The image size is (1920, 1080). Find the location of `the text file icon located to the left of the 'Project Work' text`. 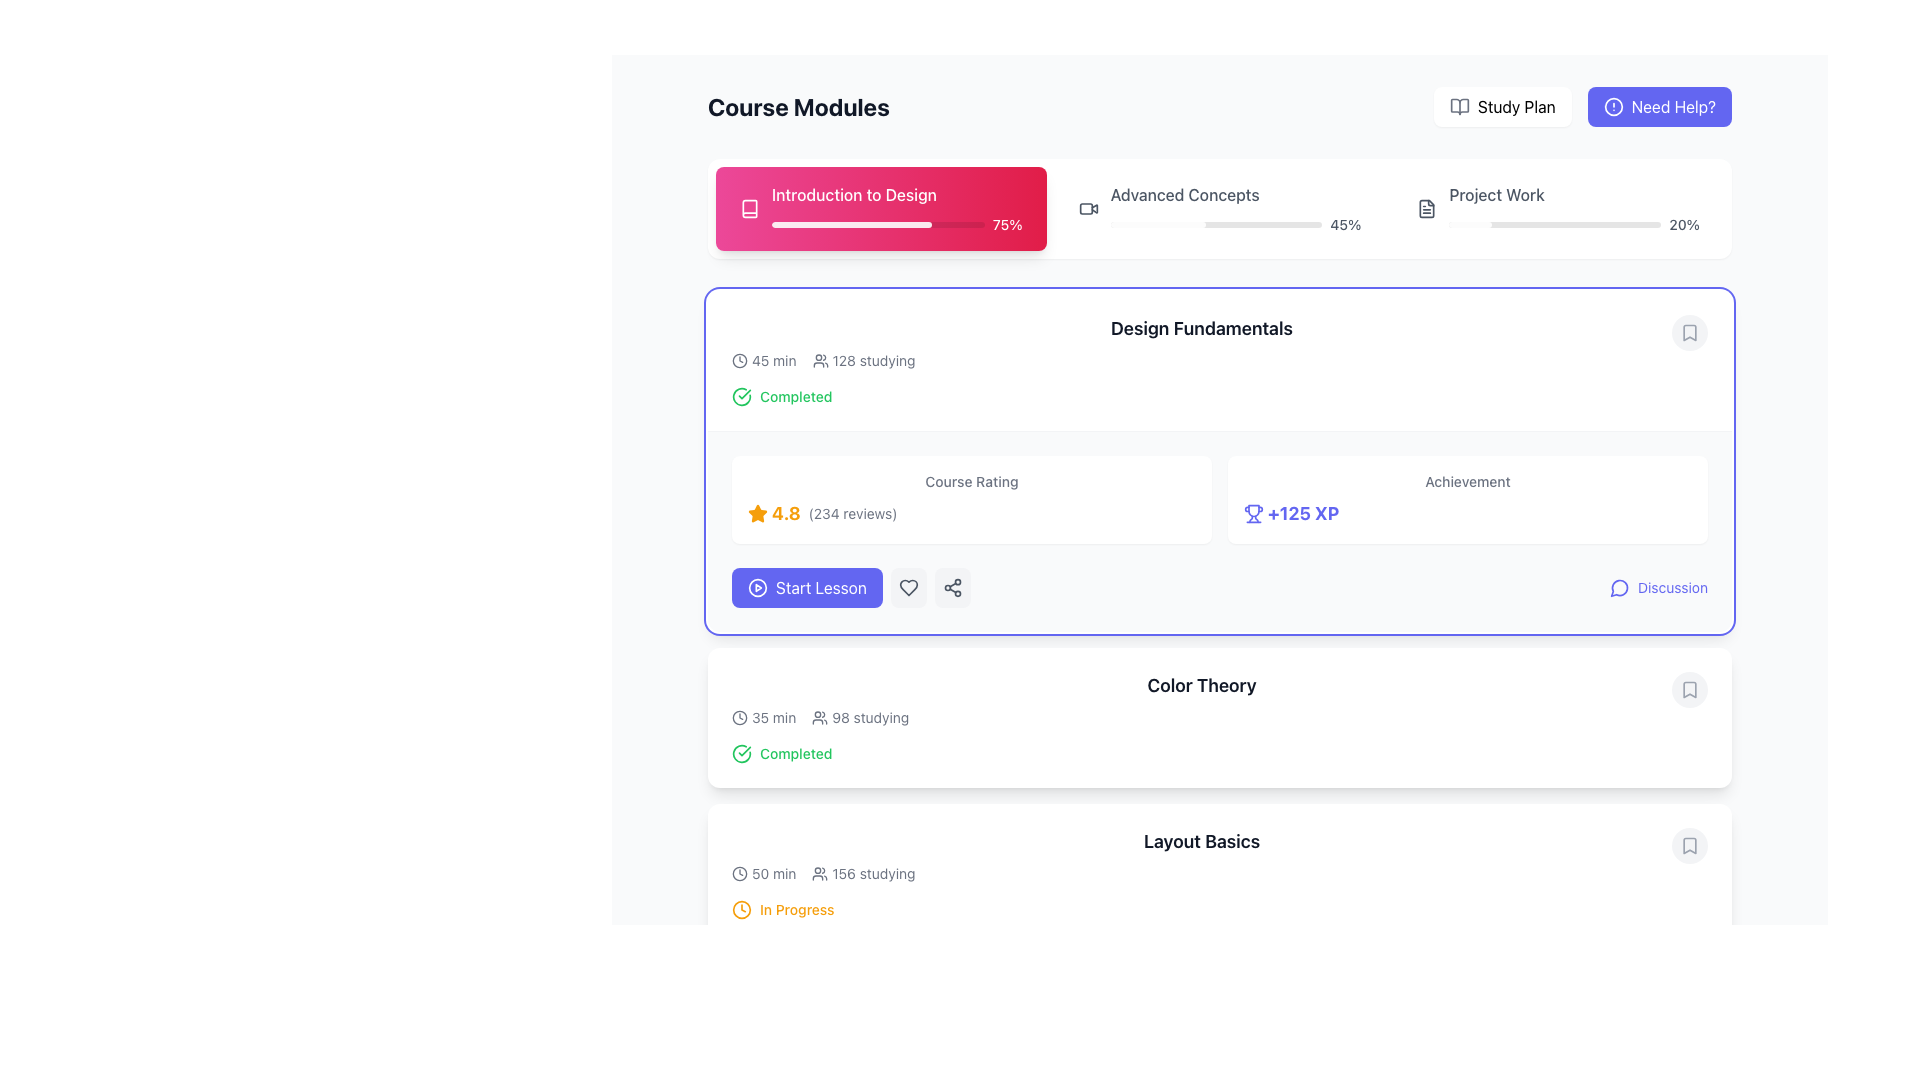

the text file icon located to the left of the 'Project Work' text is located at coordinates (1426, 208).